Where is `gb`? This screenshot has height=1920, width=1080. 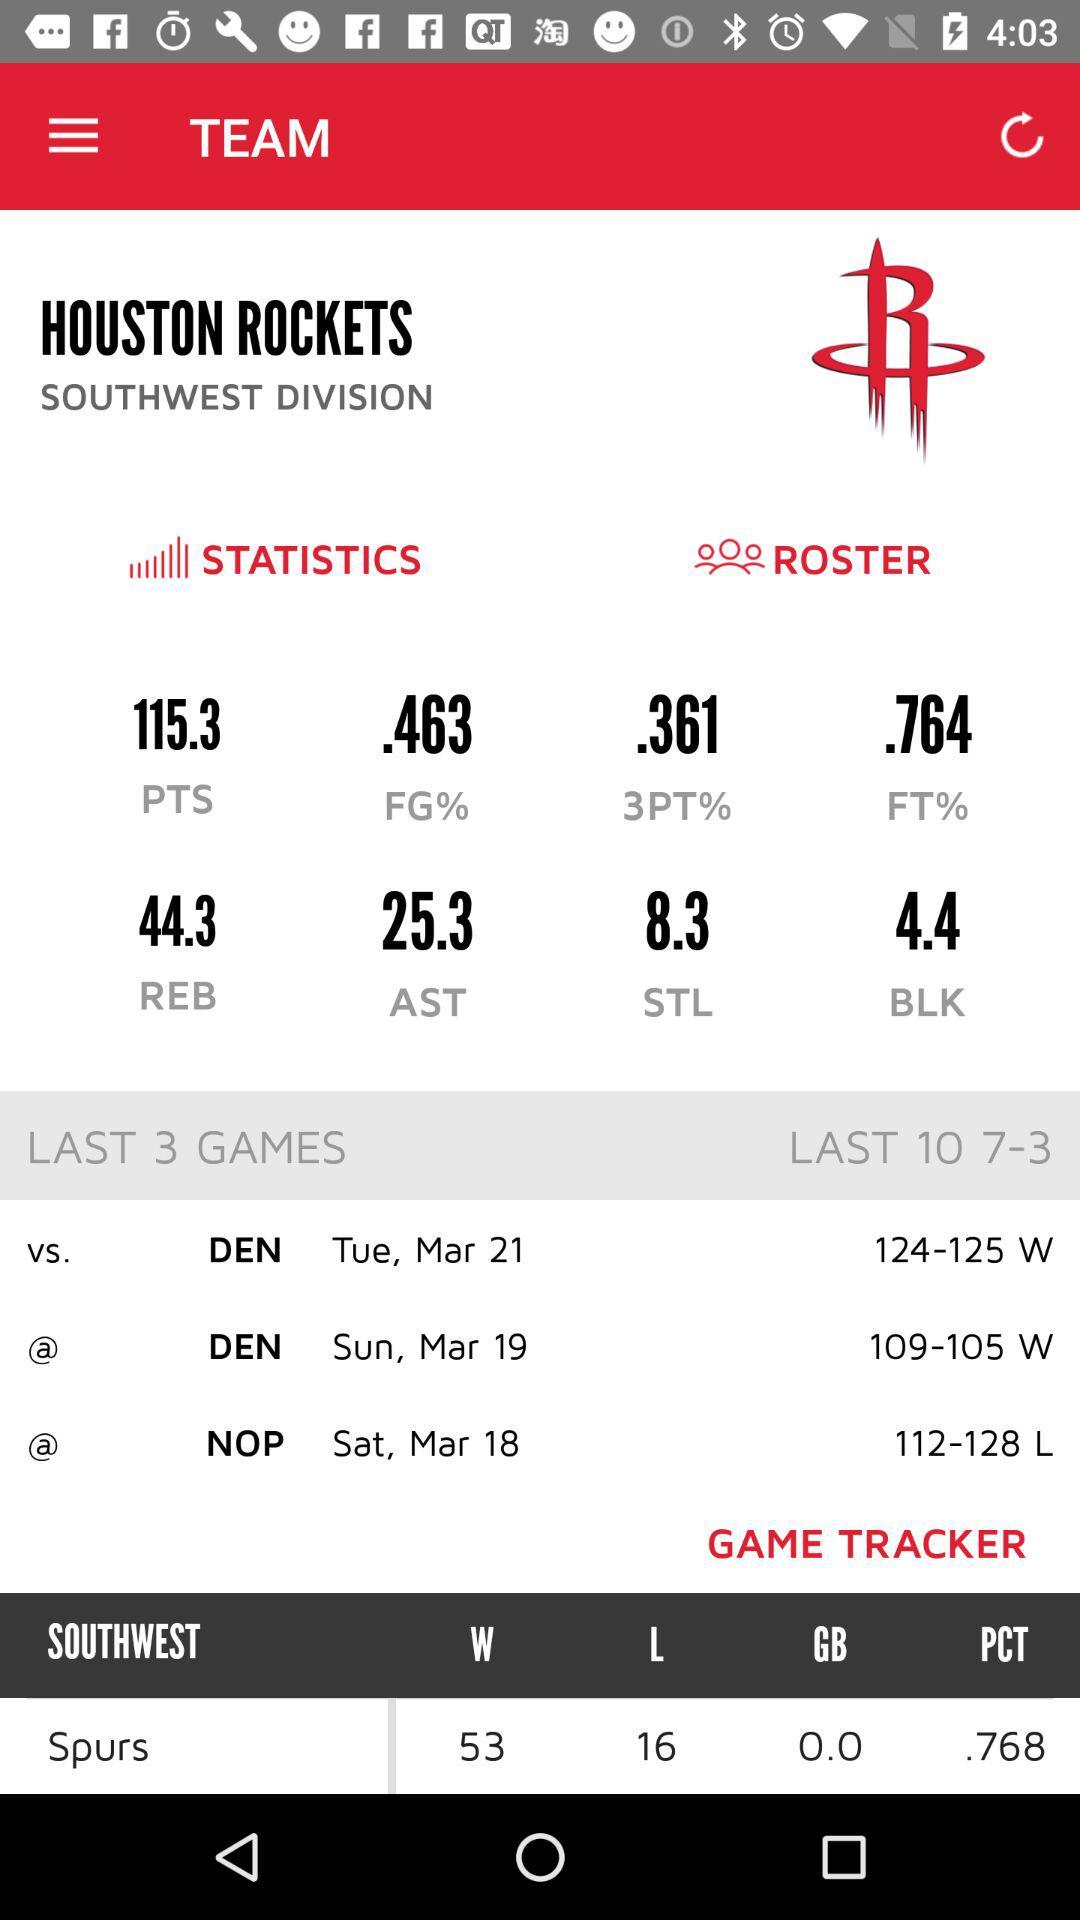
gb is located at coordinates (830, 1645).